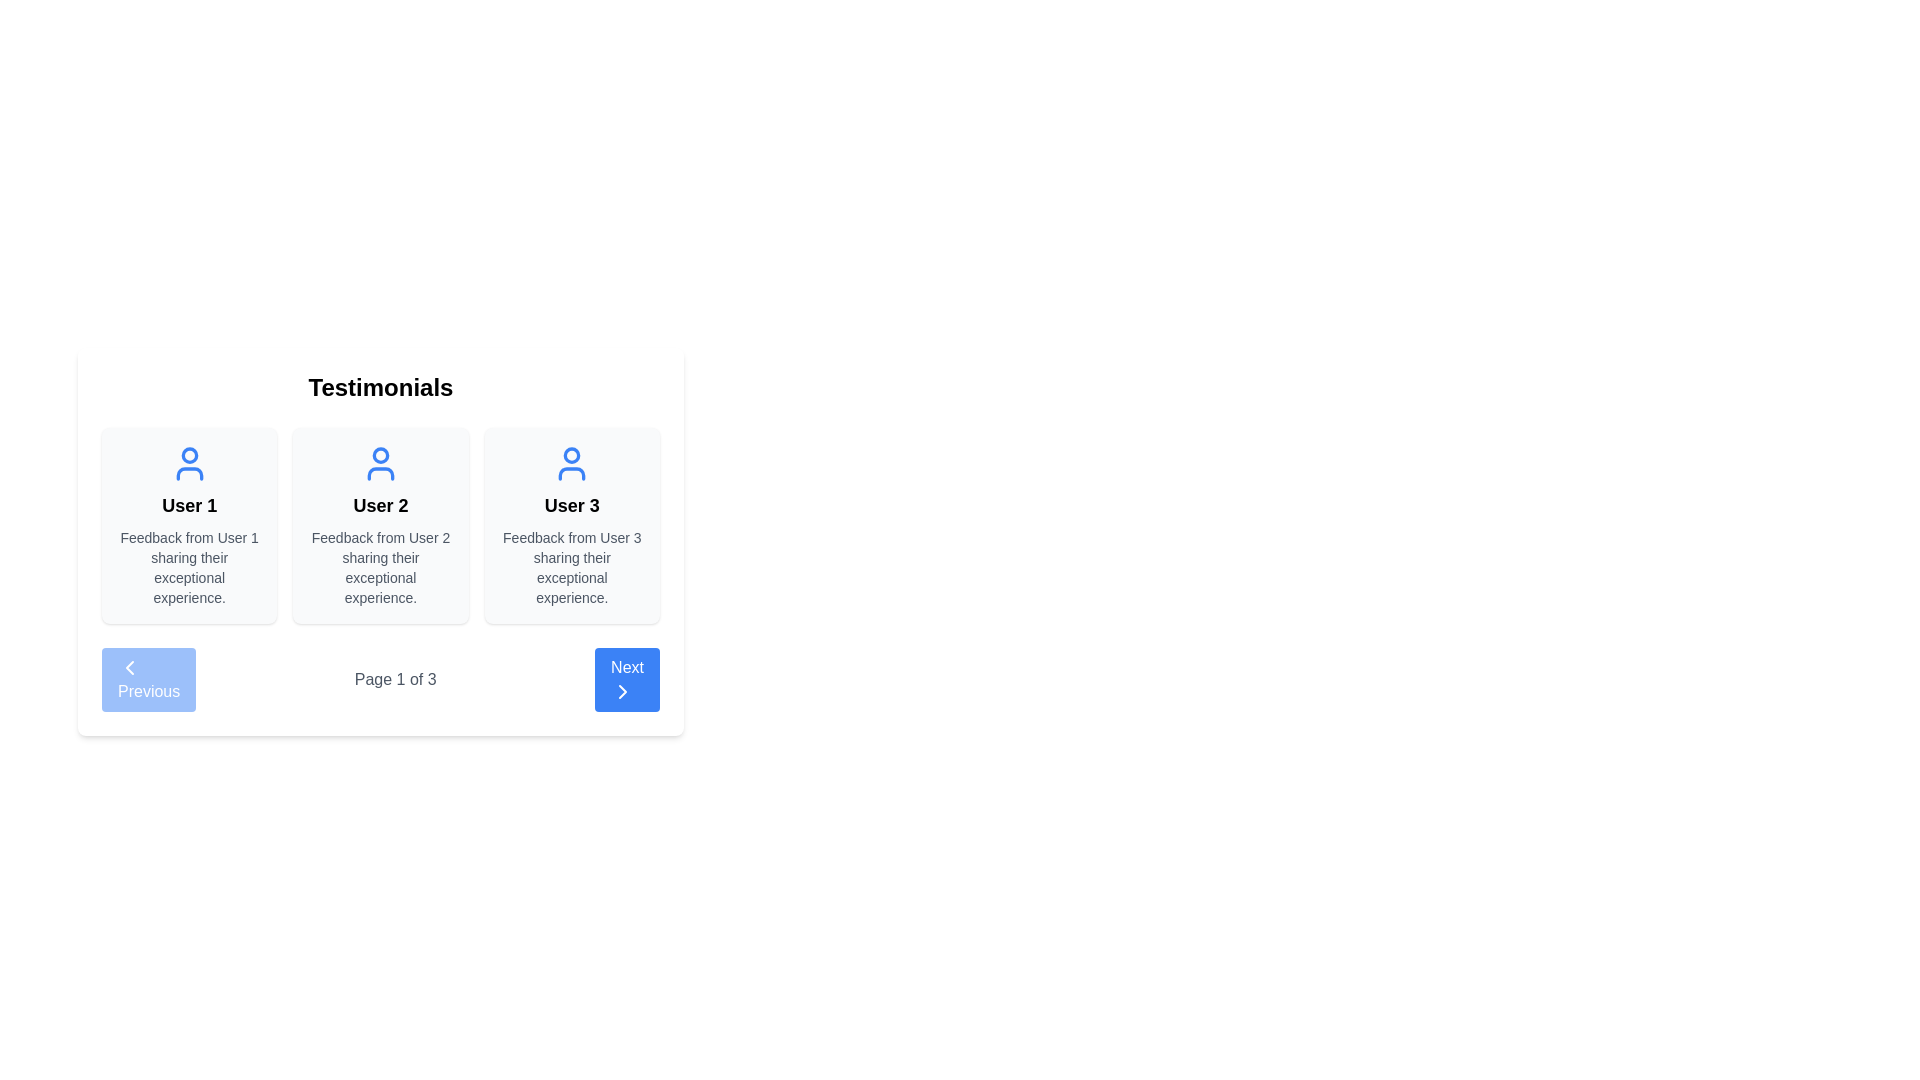 This screenshot has width=1920, height=1080. What do you see at coordinates (395, 678) in the screenshot?
I see `the static text element that reads 'Page 1 of 3', styled in a medium-weight gray font, located centrally in the bottom bar of the interface between the 'Previous' and 'Next' buttons` at bounding box center [395, 678].